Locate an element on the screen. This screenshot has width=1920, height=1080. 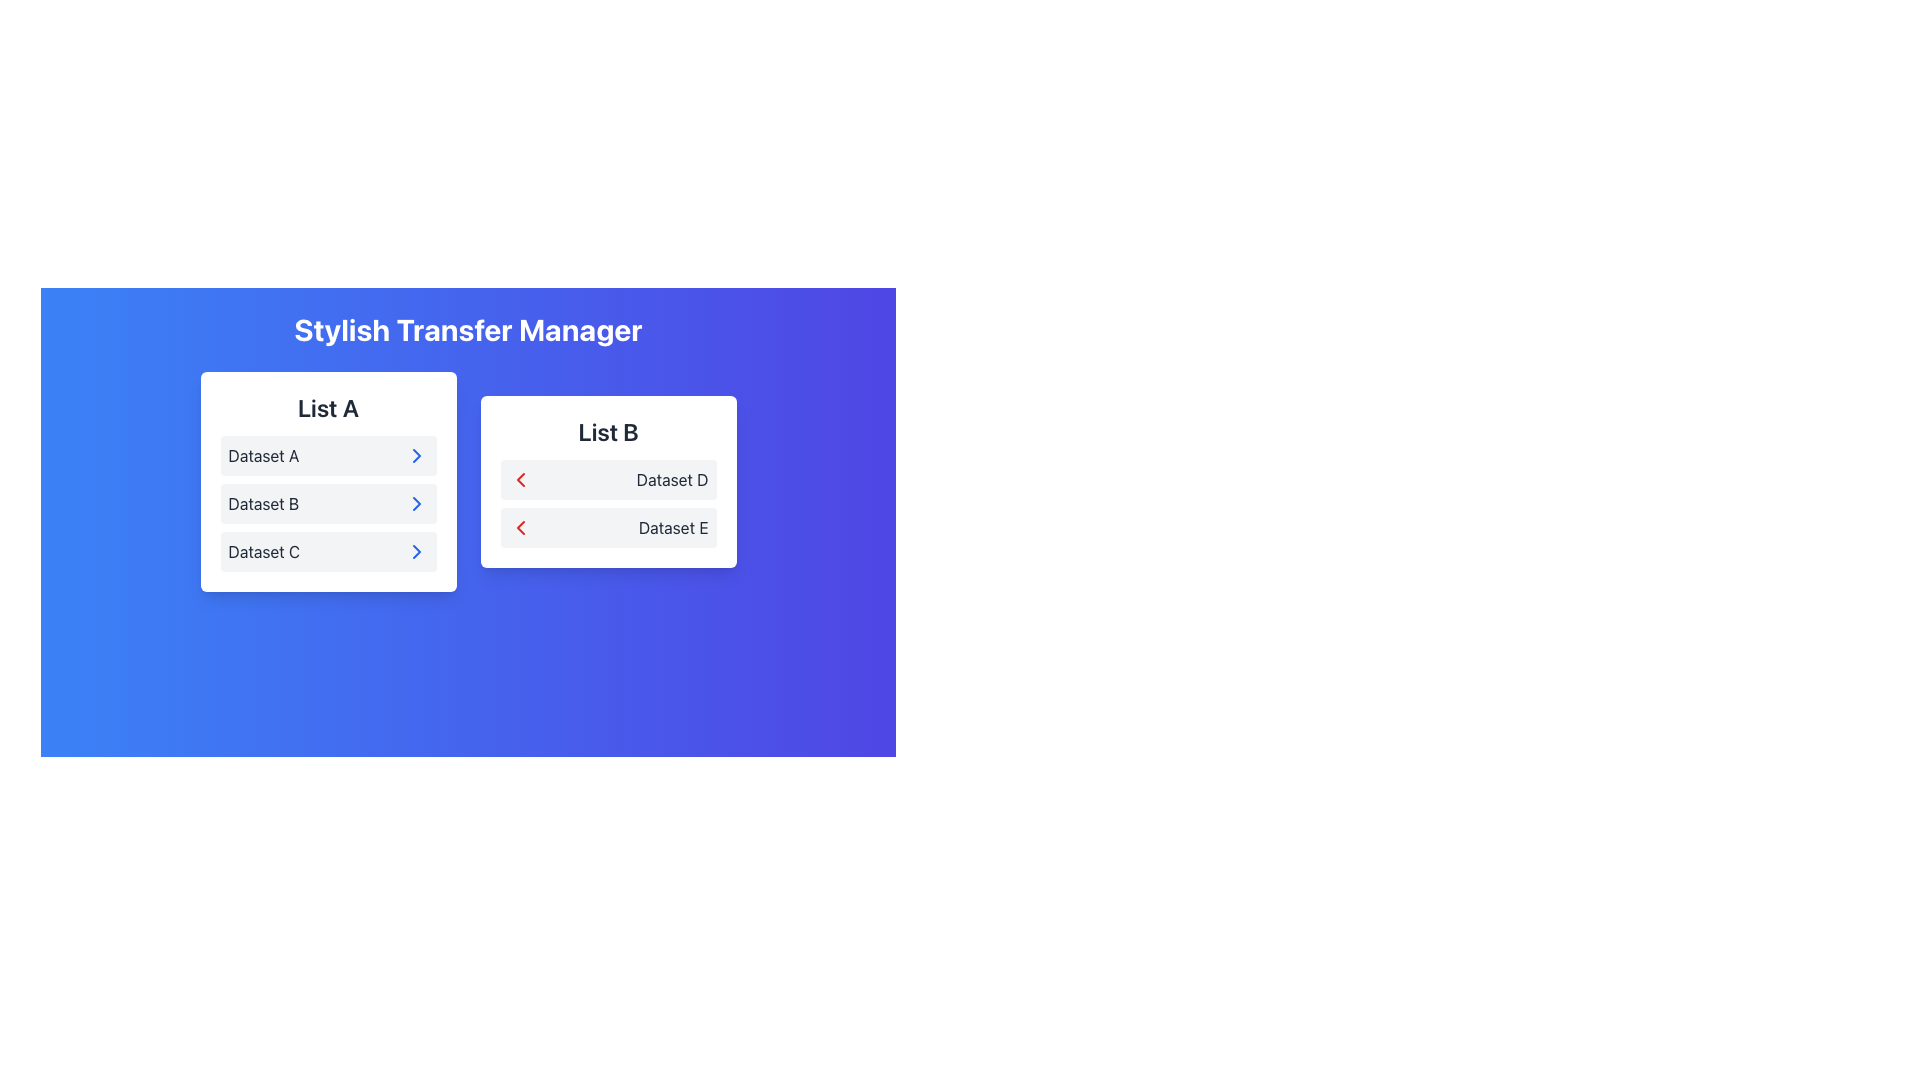
the left-pointing red arrow icon in the Interactive List Item labeled 'Dataset E' is located at coordinates (607, 527).